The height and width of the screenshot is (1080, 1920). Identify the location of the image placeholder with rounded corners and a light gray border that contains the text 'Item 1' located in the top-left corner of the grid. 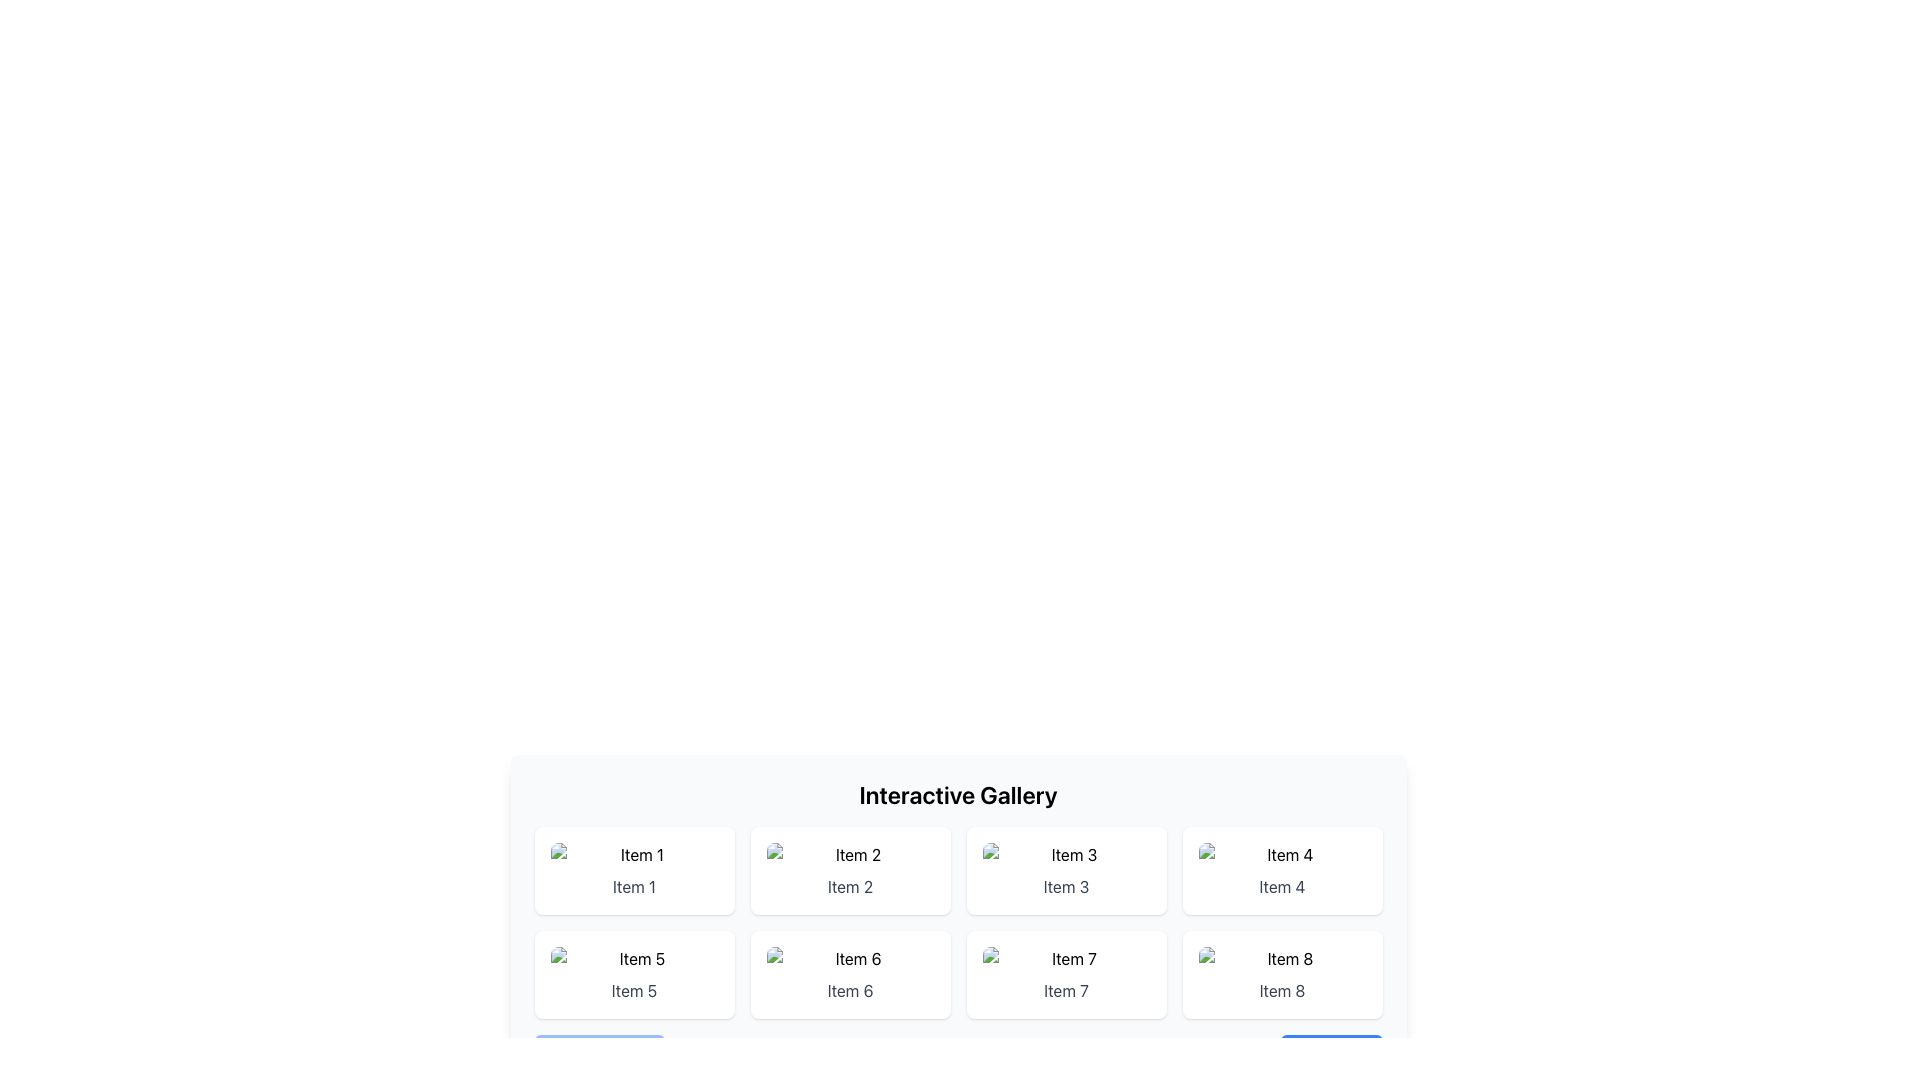
(633, 855).